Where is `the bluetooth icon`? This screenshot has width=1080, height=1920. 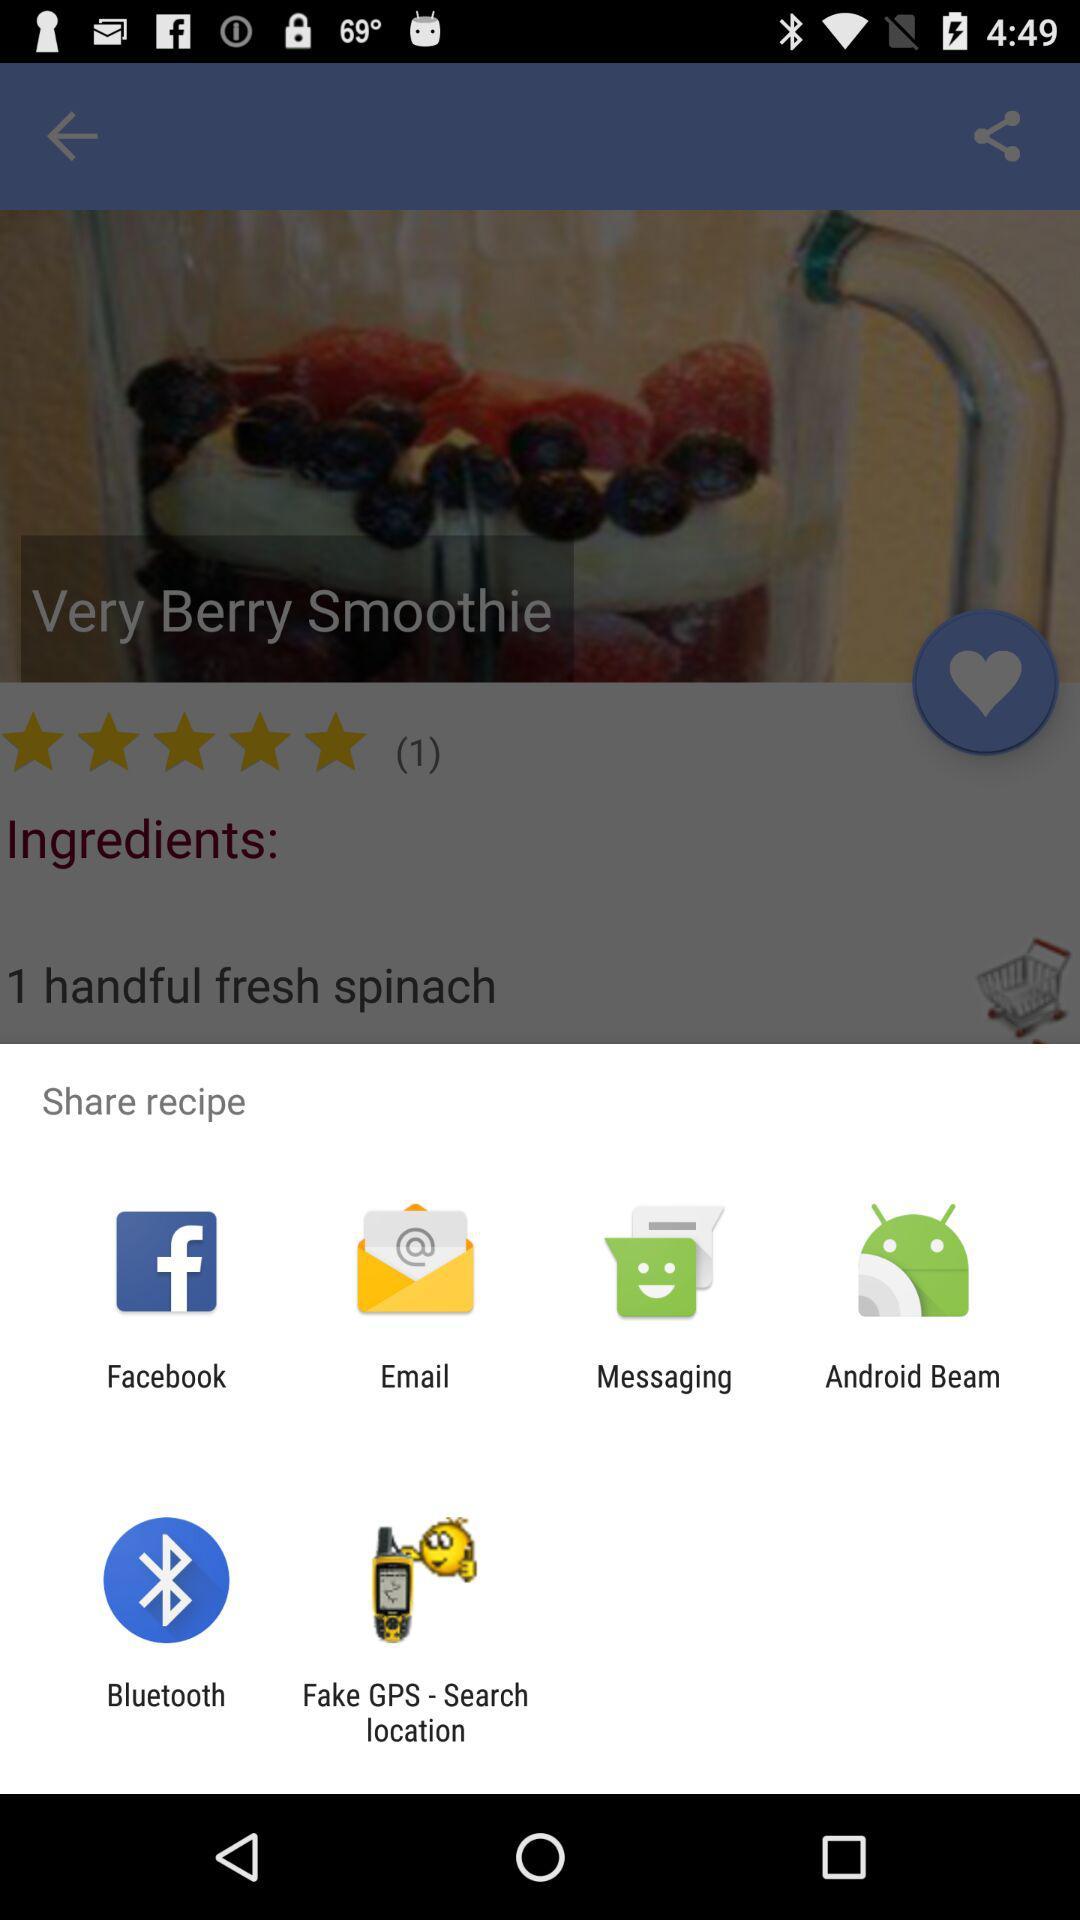 the bluetooth icon is located at coordinates (165, 1711).